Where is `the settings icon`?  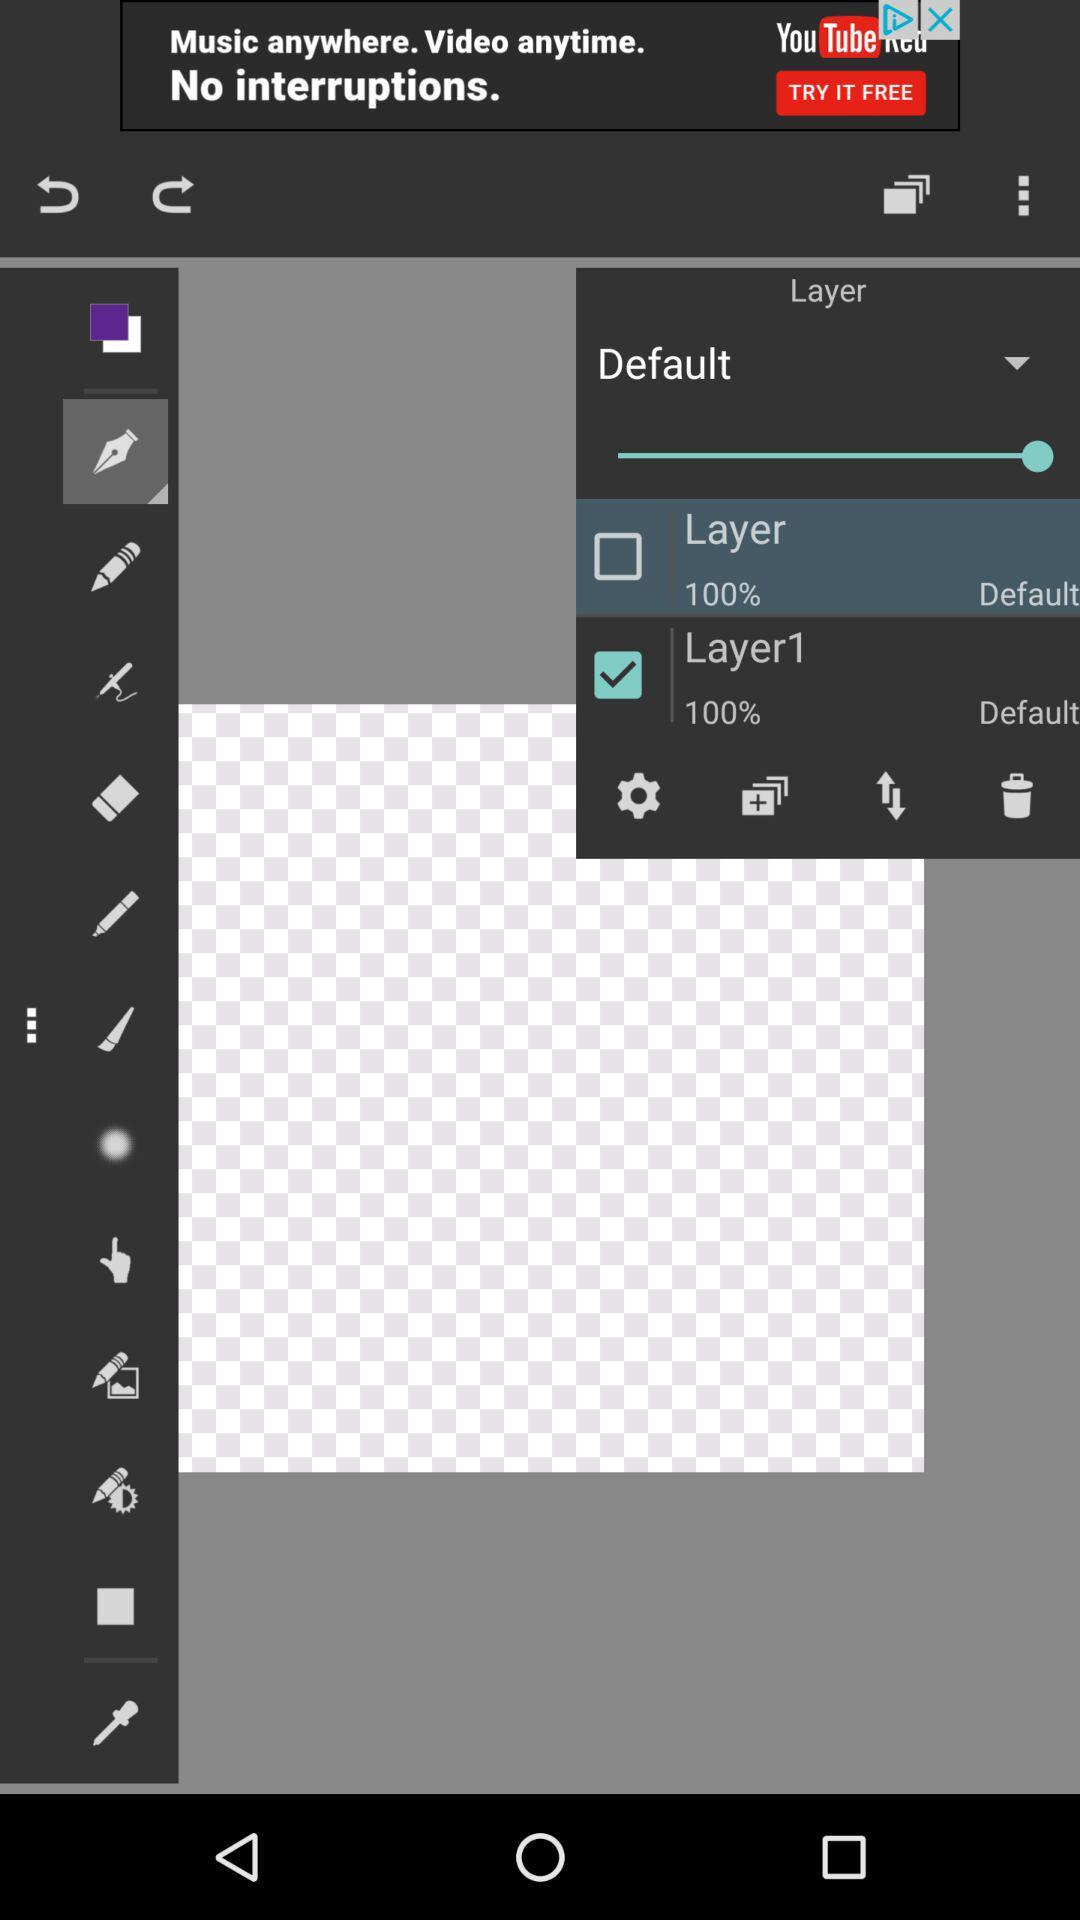
the settings icon is located at coordinates (639, 794).